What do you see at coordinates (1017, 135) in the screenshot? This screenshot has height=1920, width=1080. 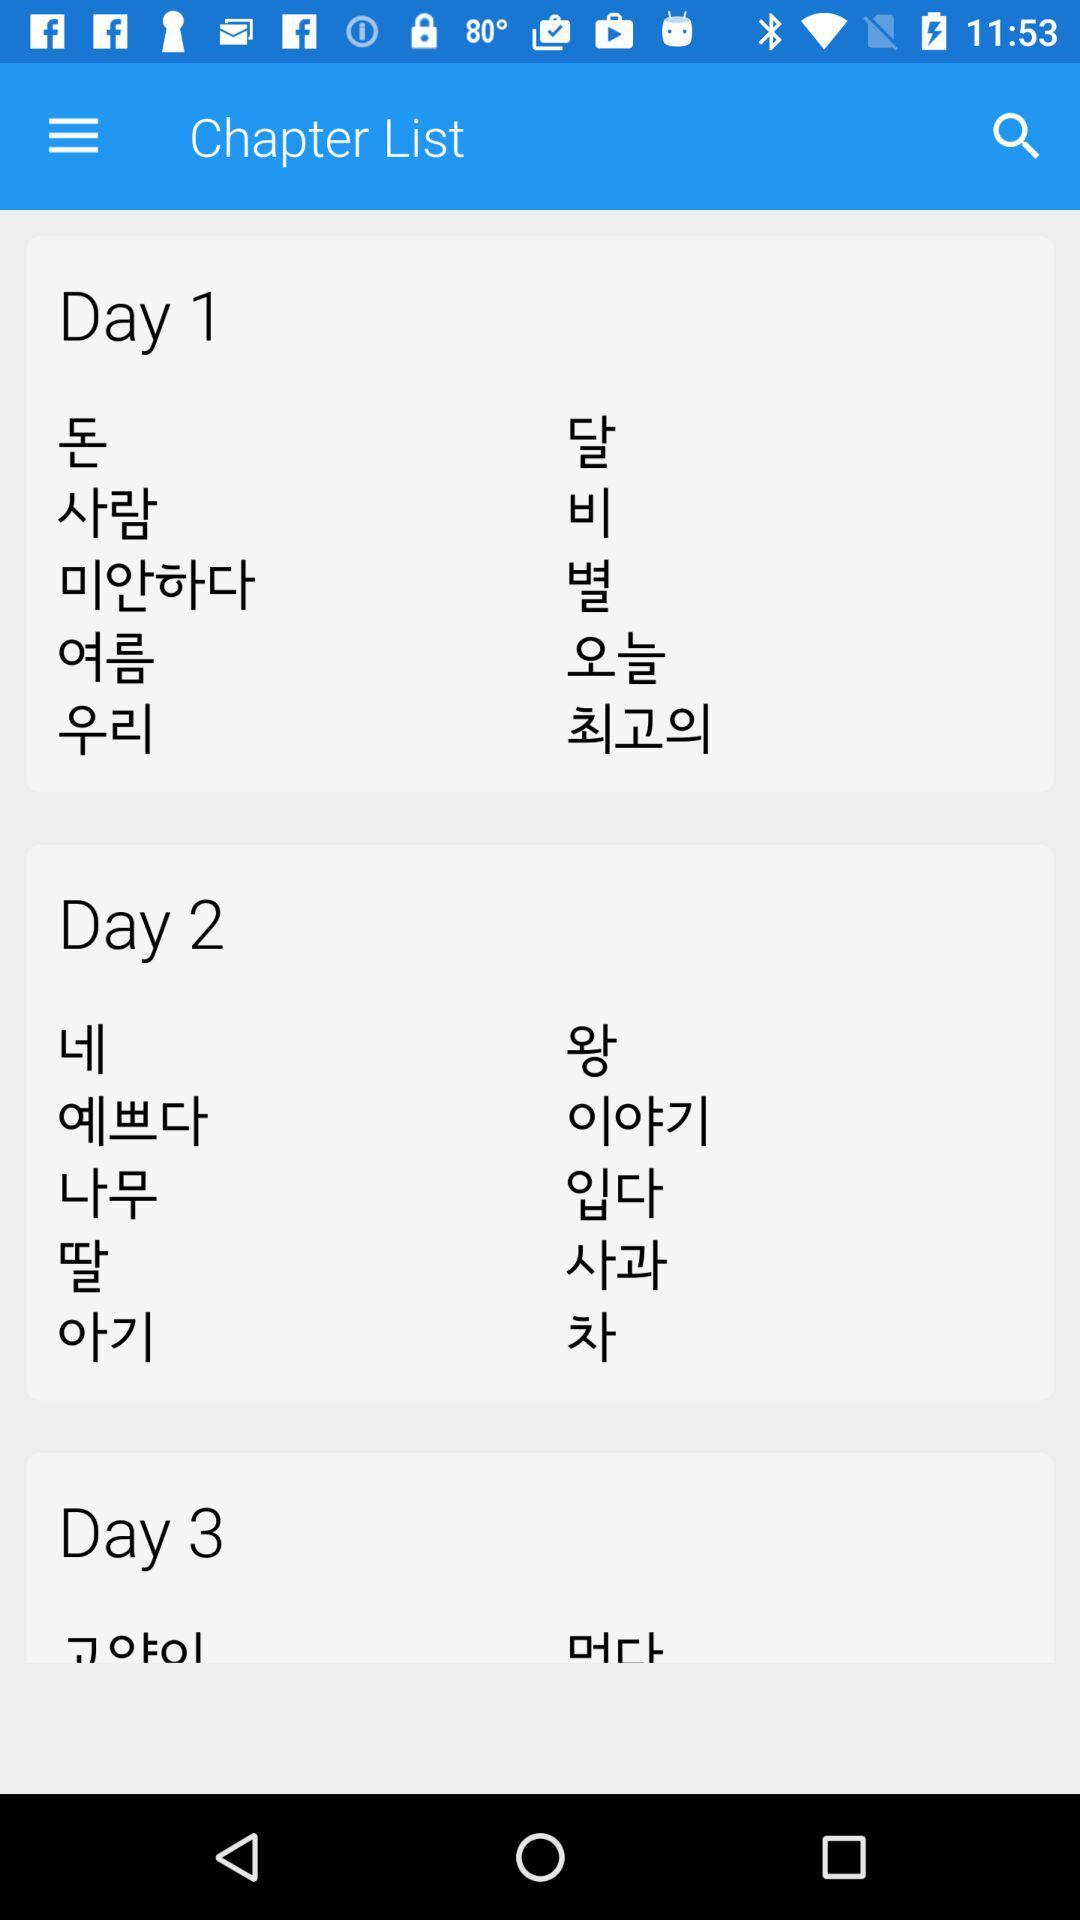 I see `item to the right of the chapter list icon` at bounding box center [1017, 135].